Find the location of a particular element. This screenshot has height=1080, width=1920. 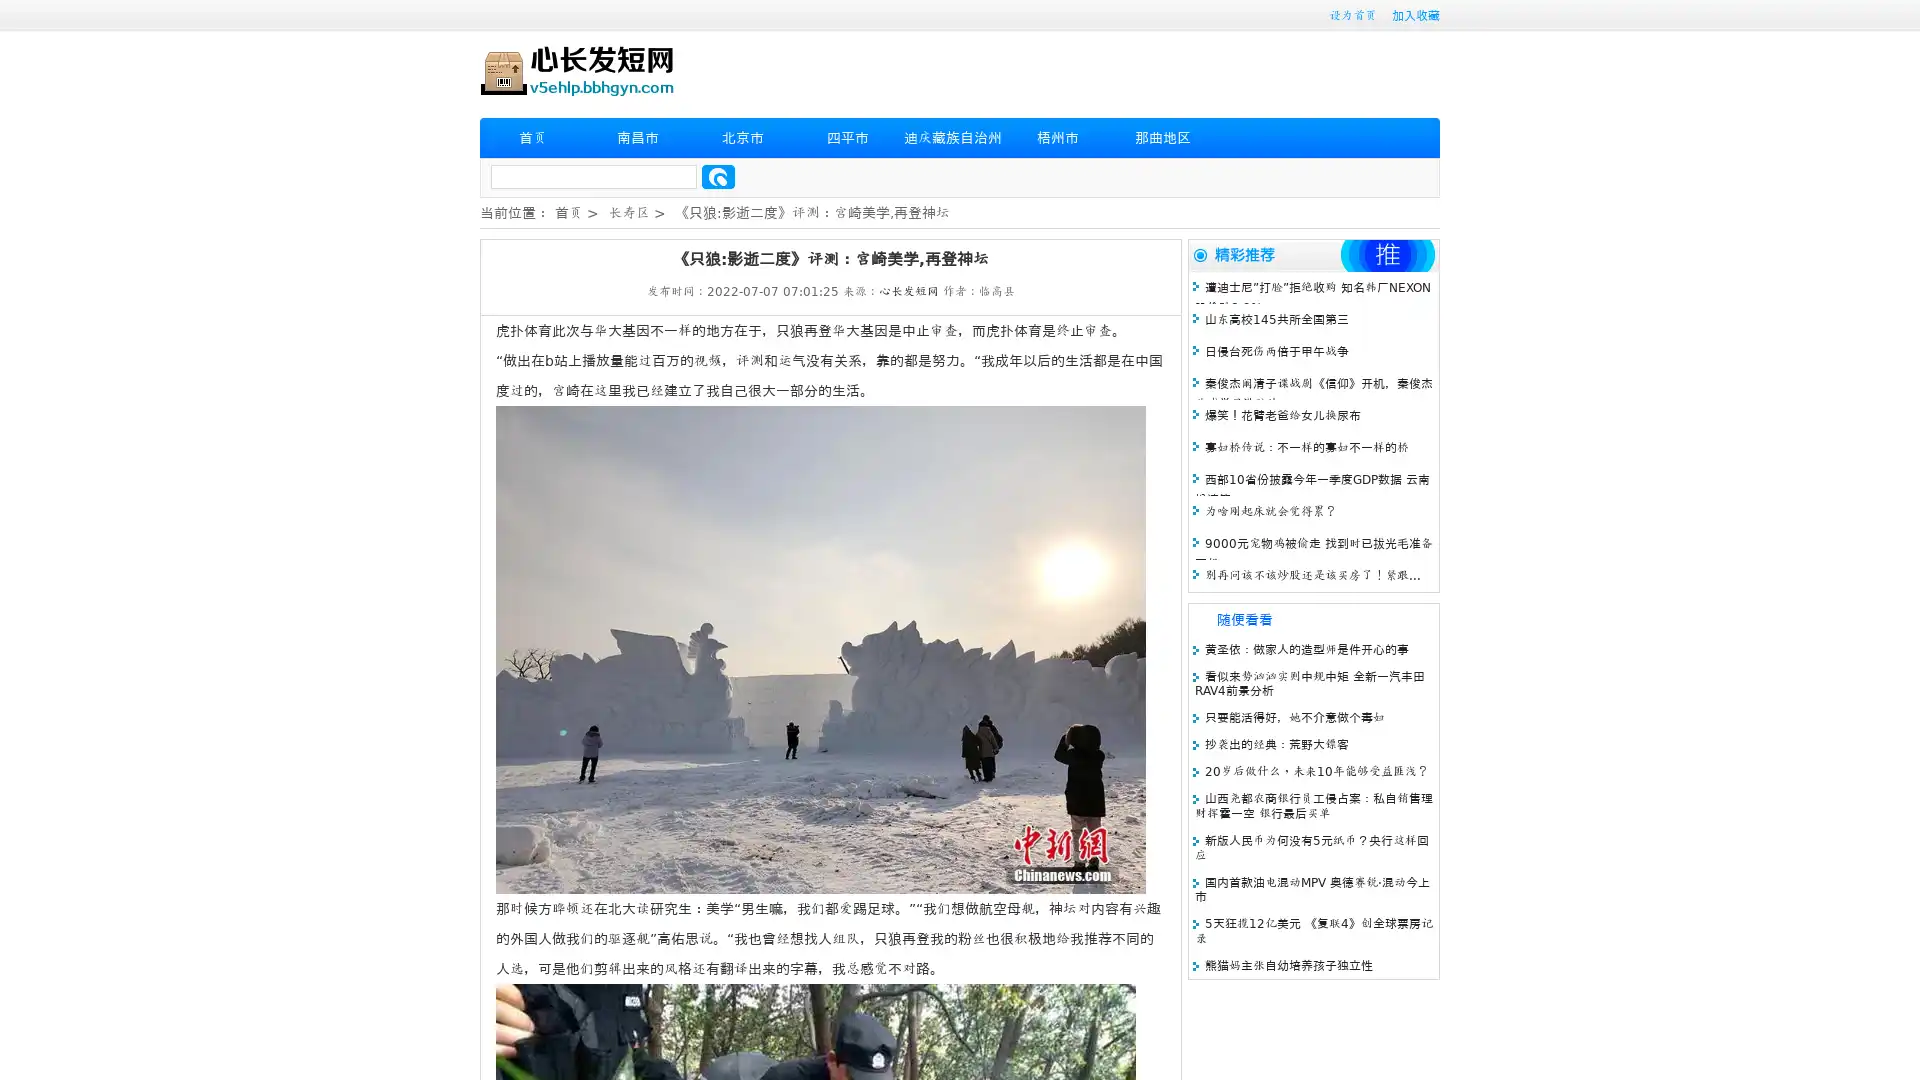

Search is located at coordinates (718, 176).